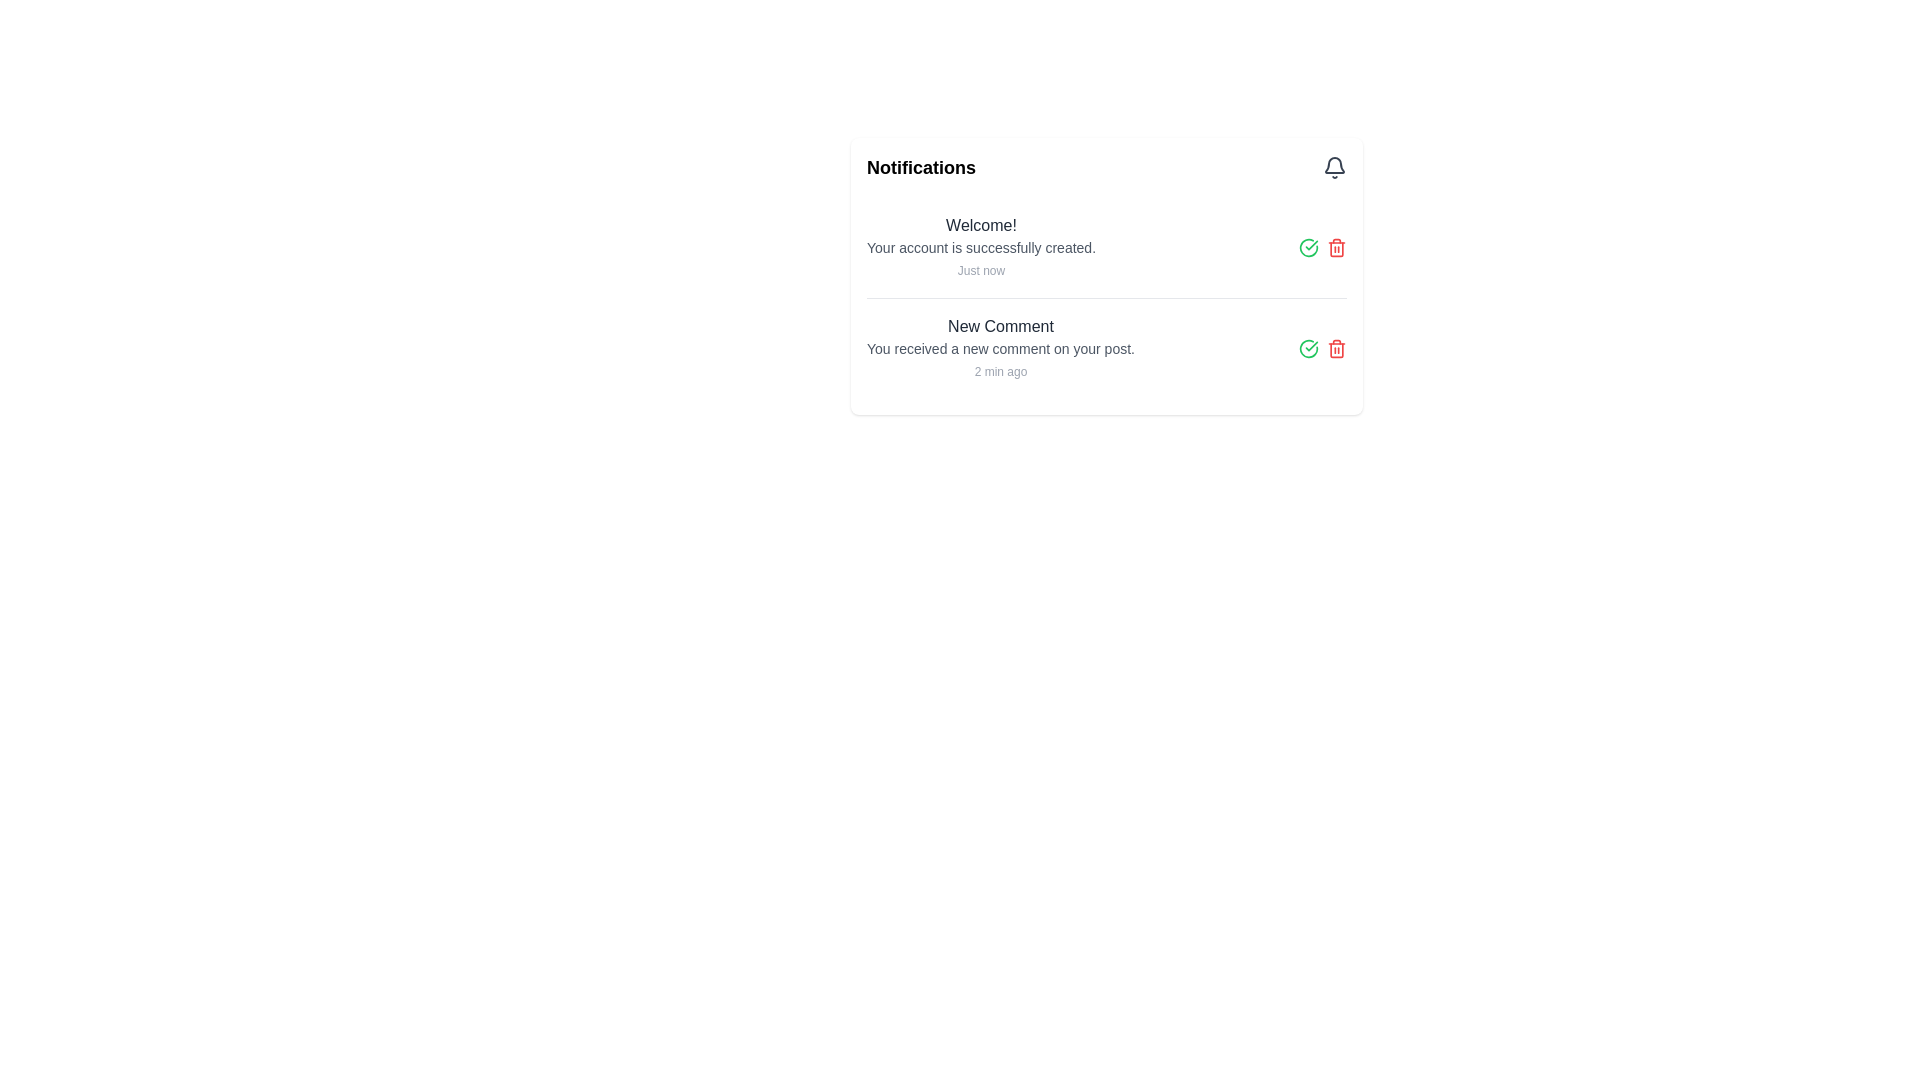 The height and width of the screenshot is (1080, 1920). Describe the element at coordinates (1337, 246) in the screenshot. I see `the delete action button located in the top notification row, to the right of the green checkmark icon` at that location.